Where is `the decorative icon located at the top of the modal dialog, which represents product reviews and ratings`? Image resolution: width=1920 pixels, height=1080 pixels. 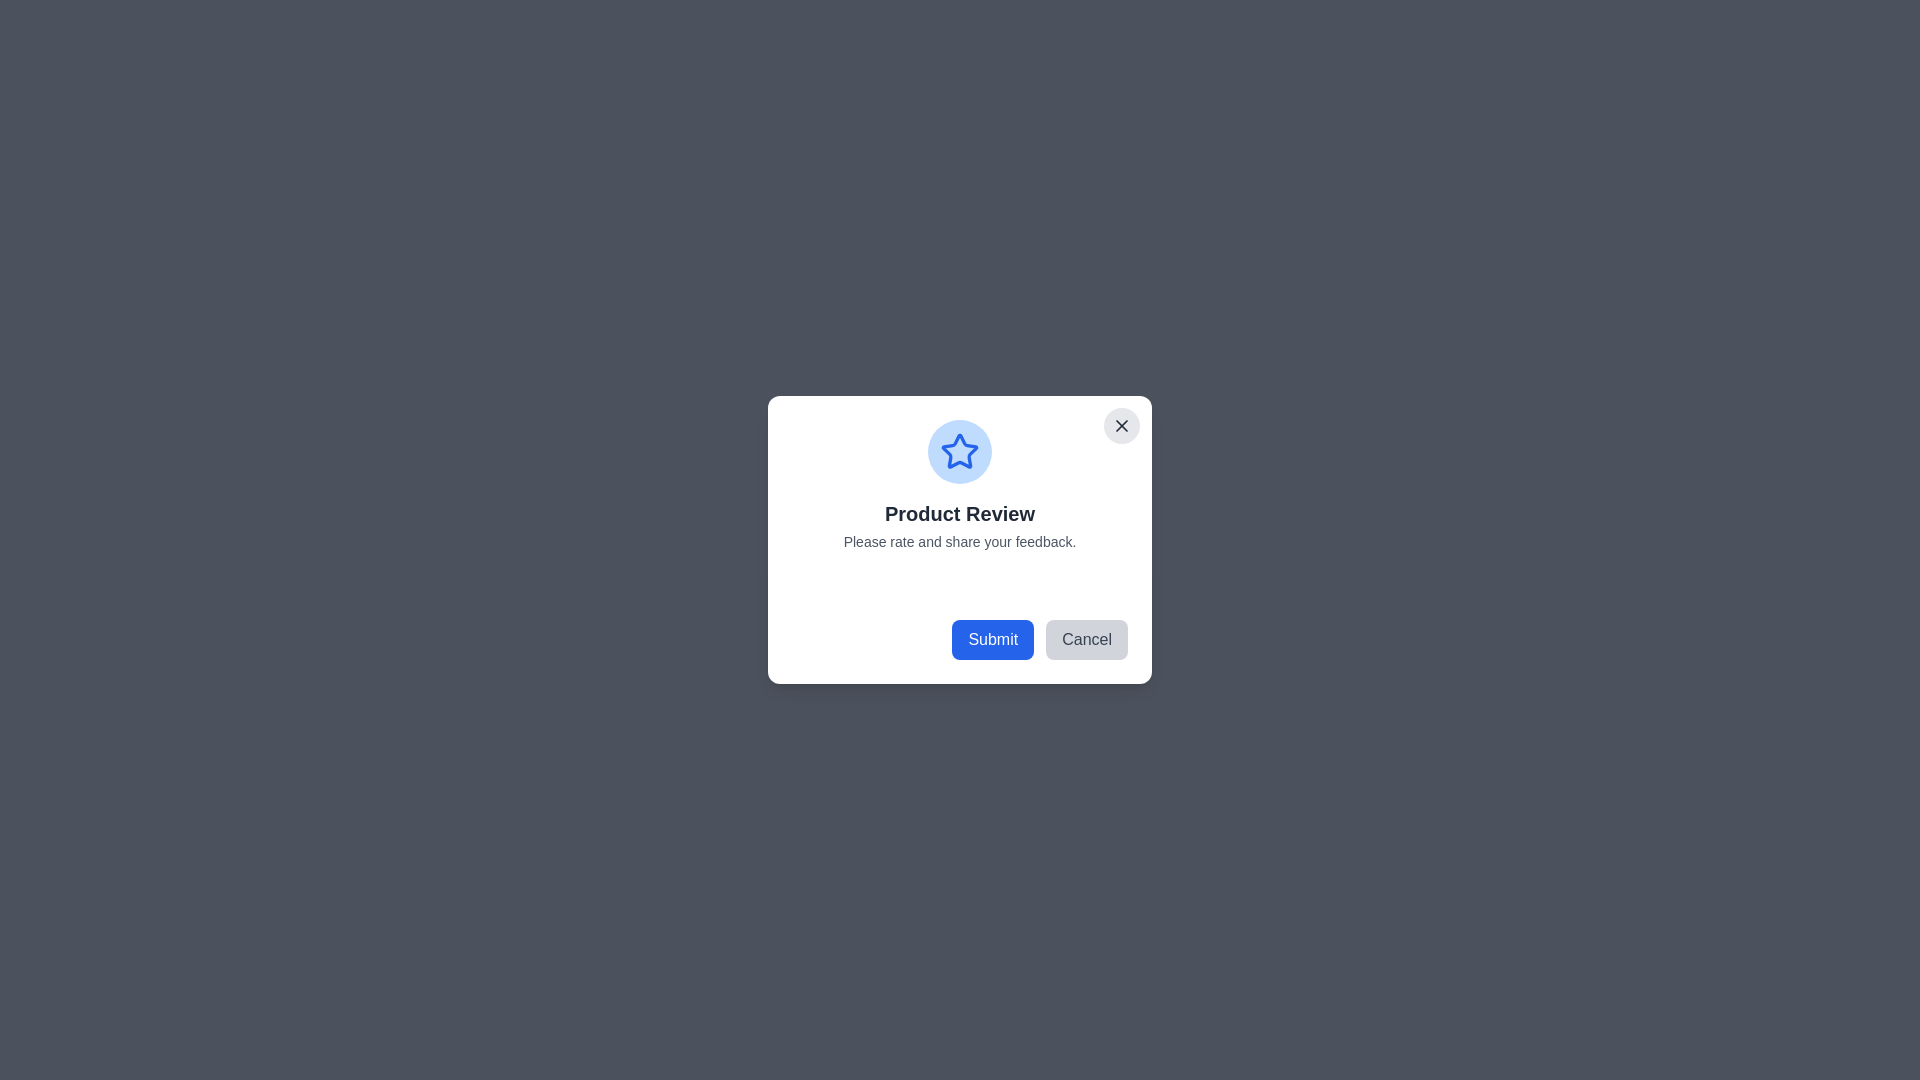
the decorative icon located at the top of the modal dialog, which represents product reviews and ratings is located at coordinates (960, 451).